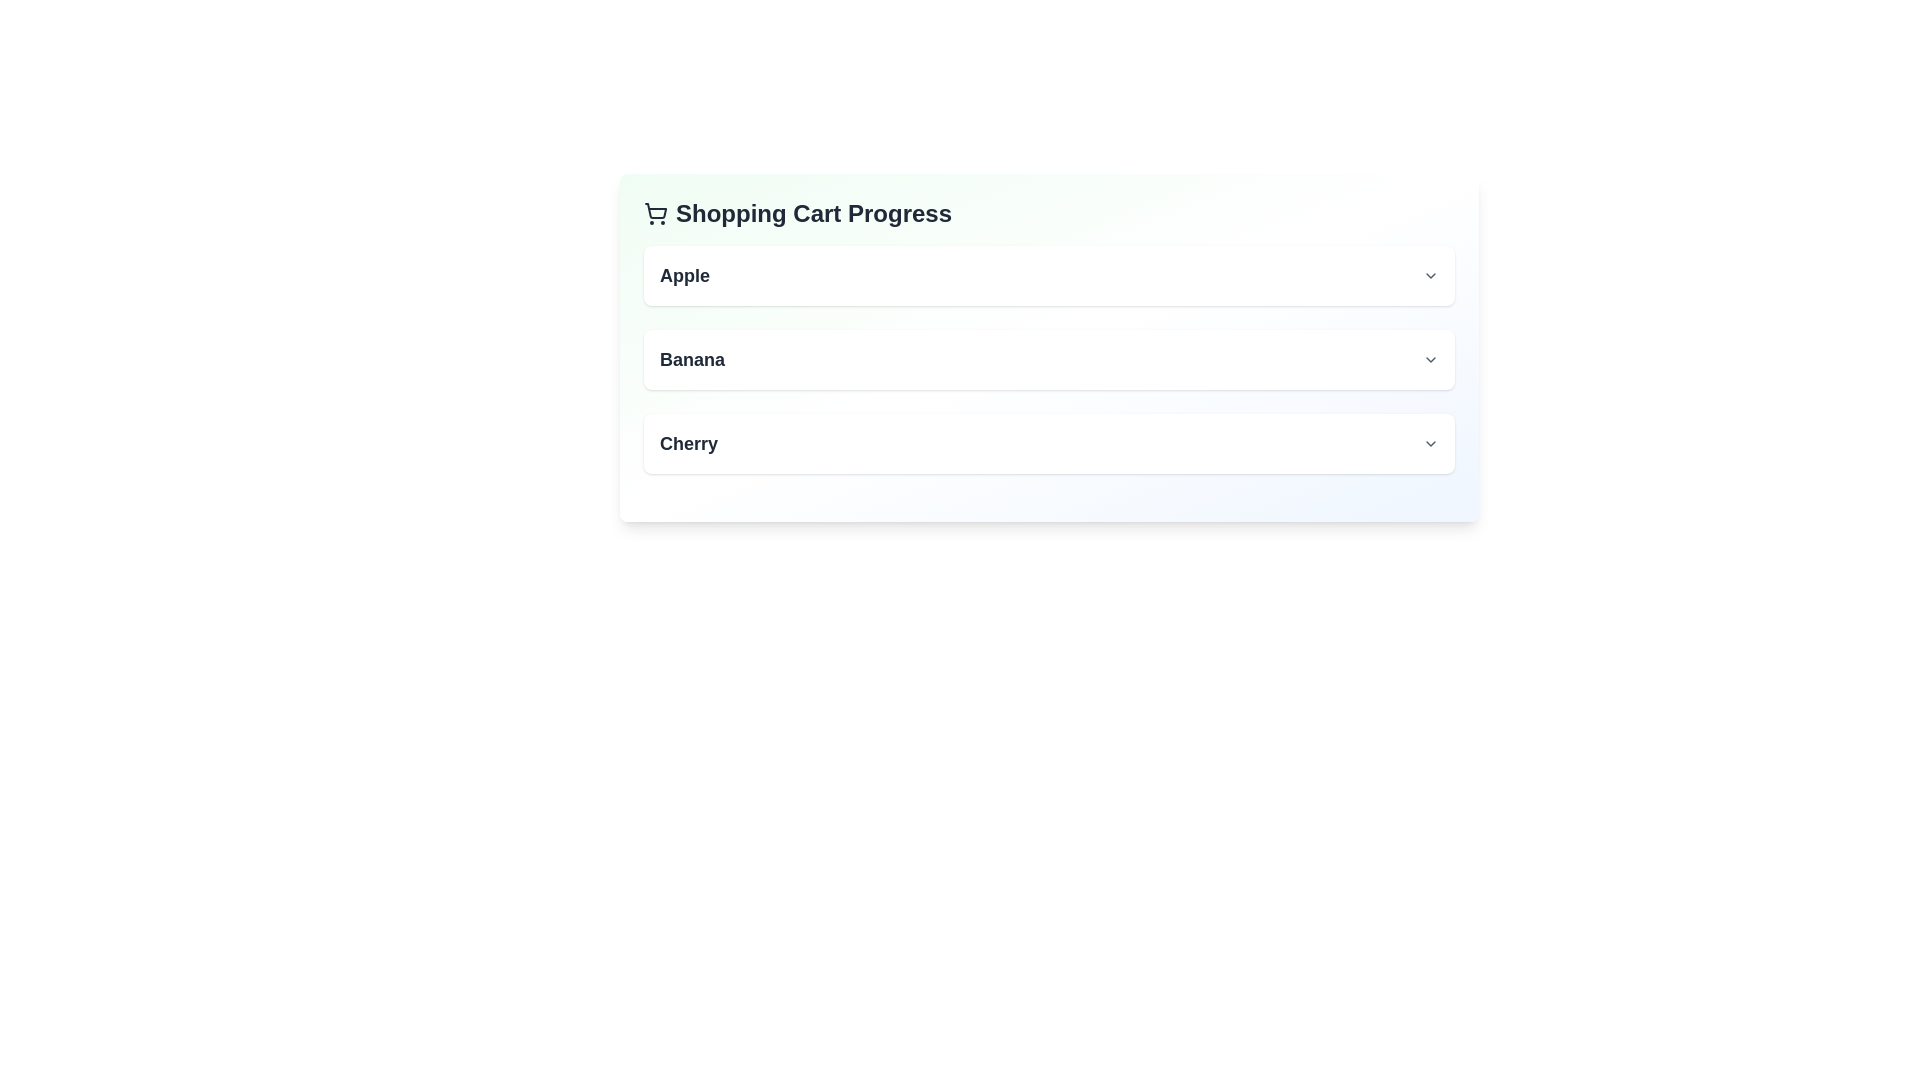 The image size is (1920, 1080). What do you see at coordinates (1429, 276) in the screenshot?
I see `the dropdown indicator (chevron icon) next to the 'Apple' text to change its color` at bounding box center [1429, 276].